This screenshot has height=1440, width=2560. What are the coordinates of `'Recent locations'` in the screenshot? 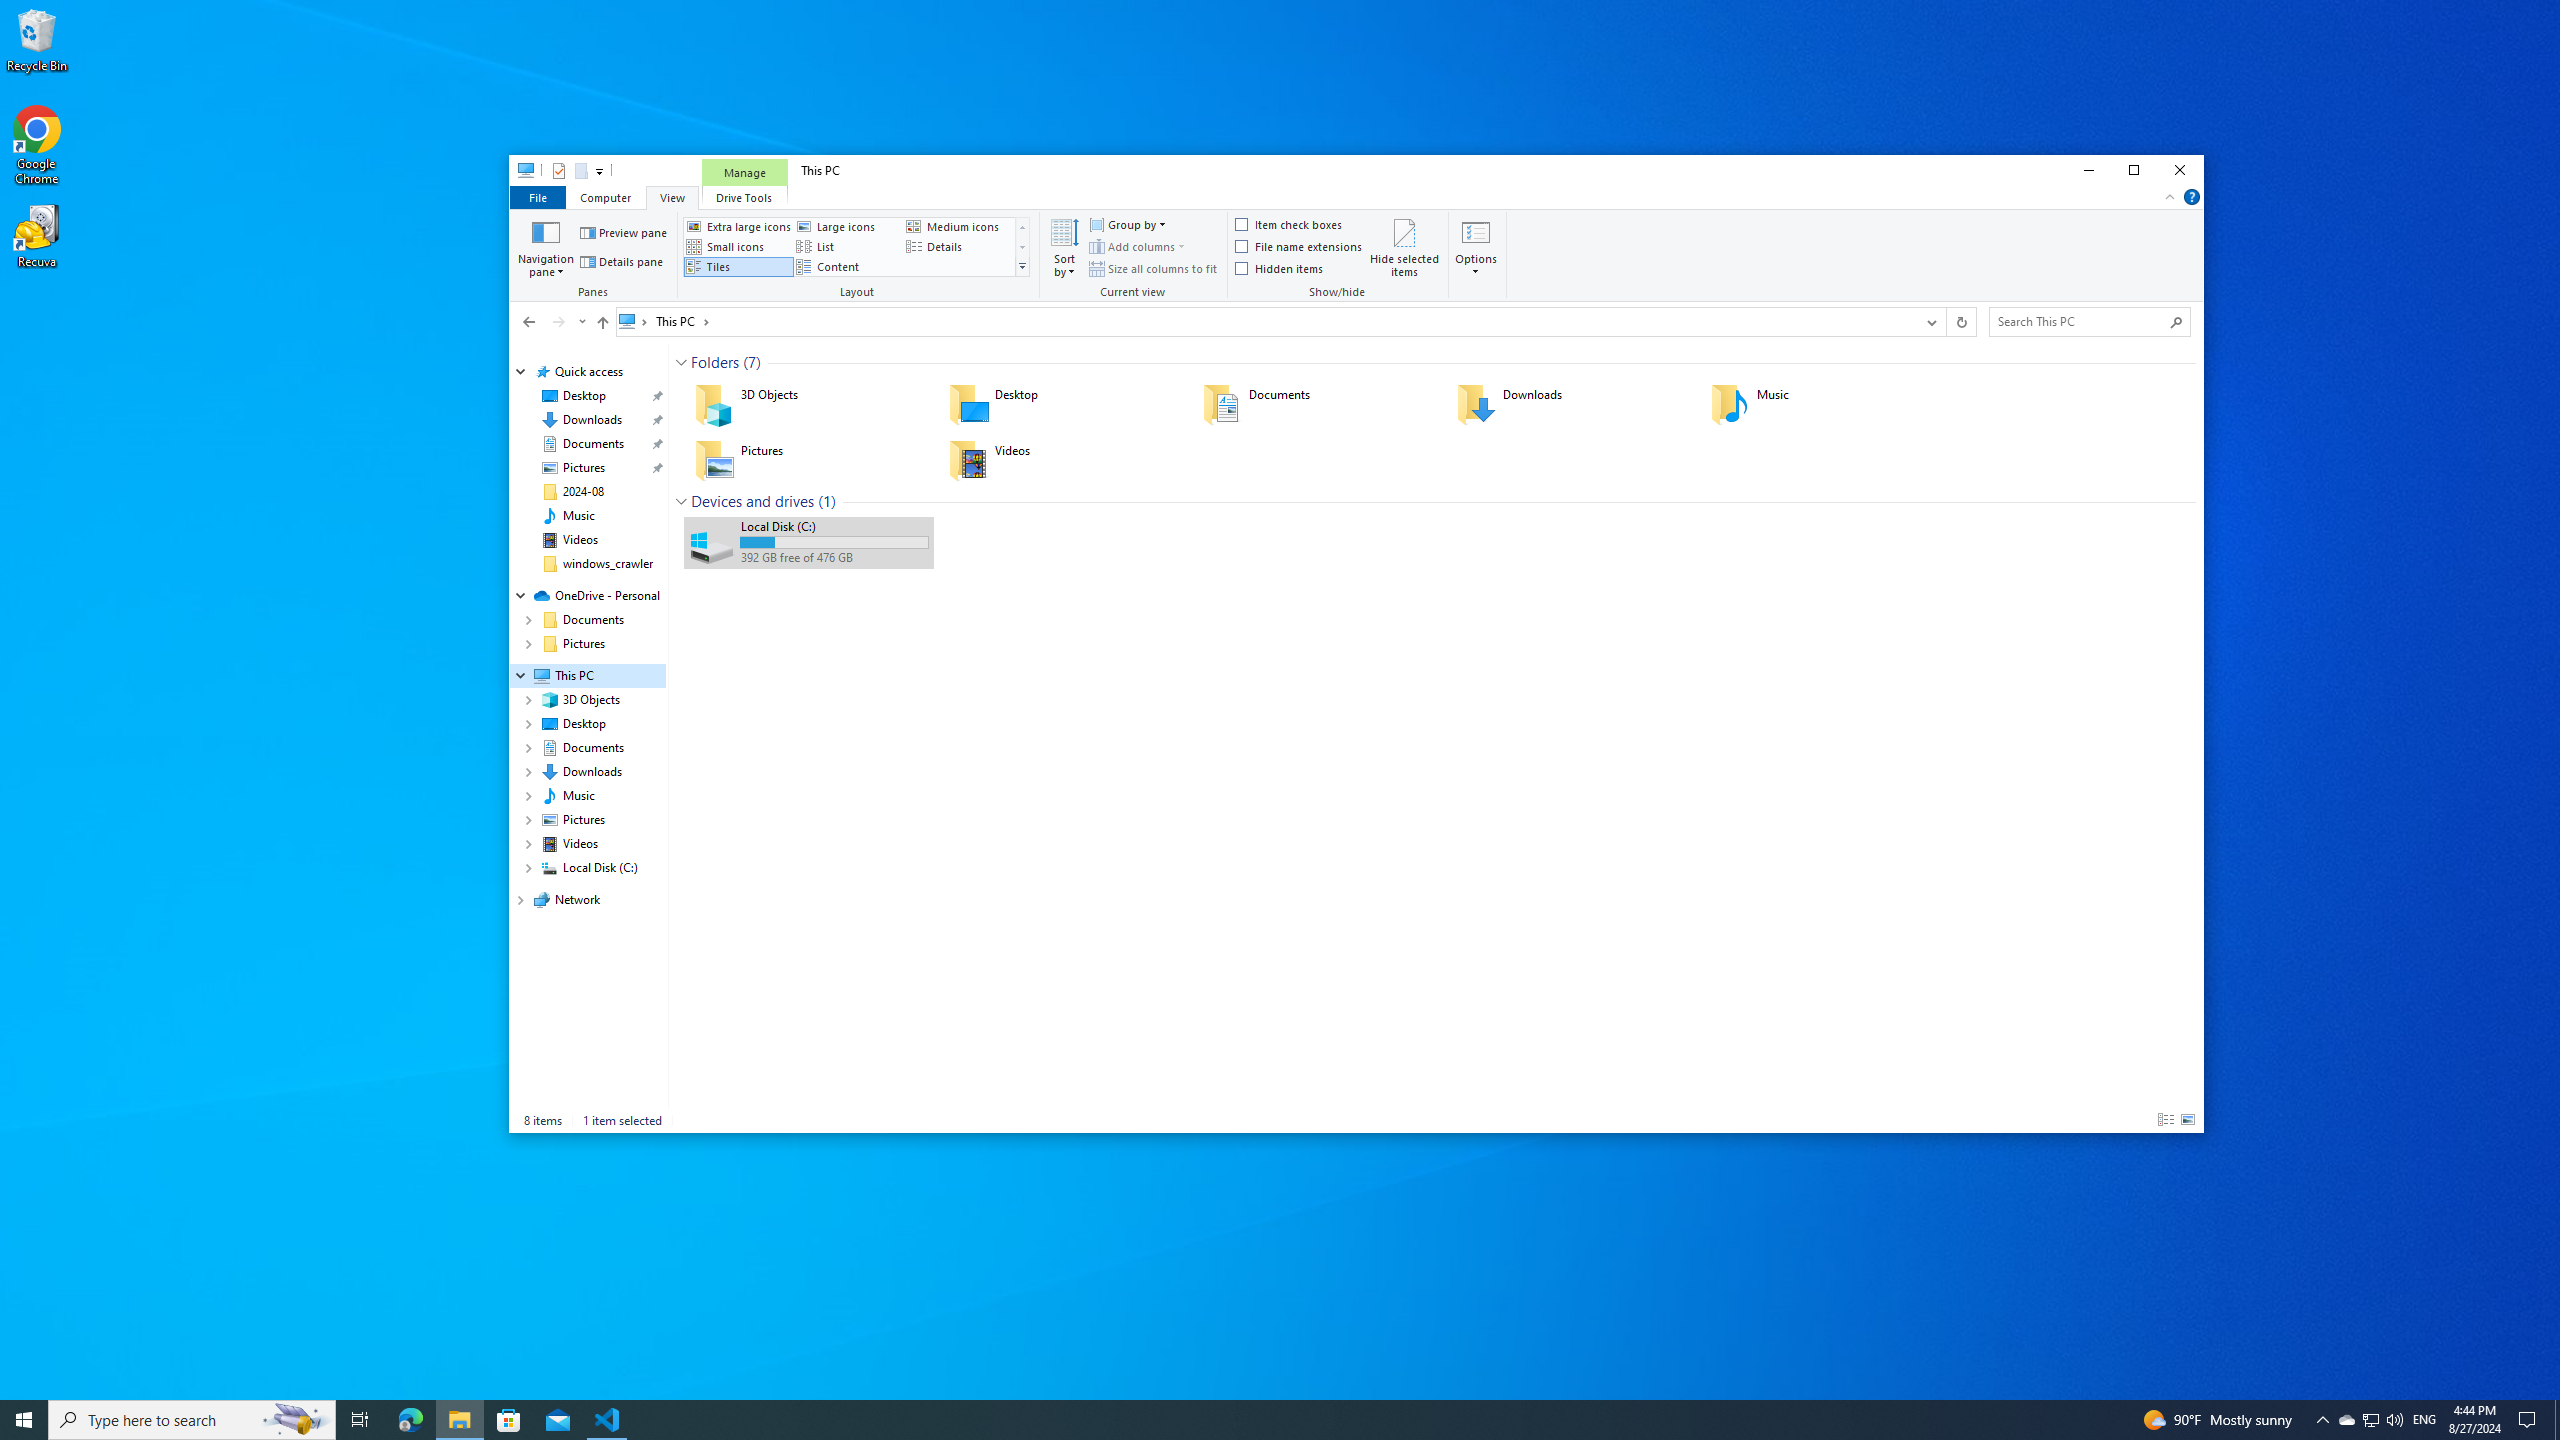 It's located at (580, 321).